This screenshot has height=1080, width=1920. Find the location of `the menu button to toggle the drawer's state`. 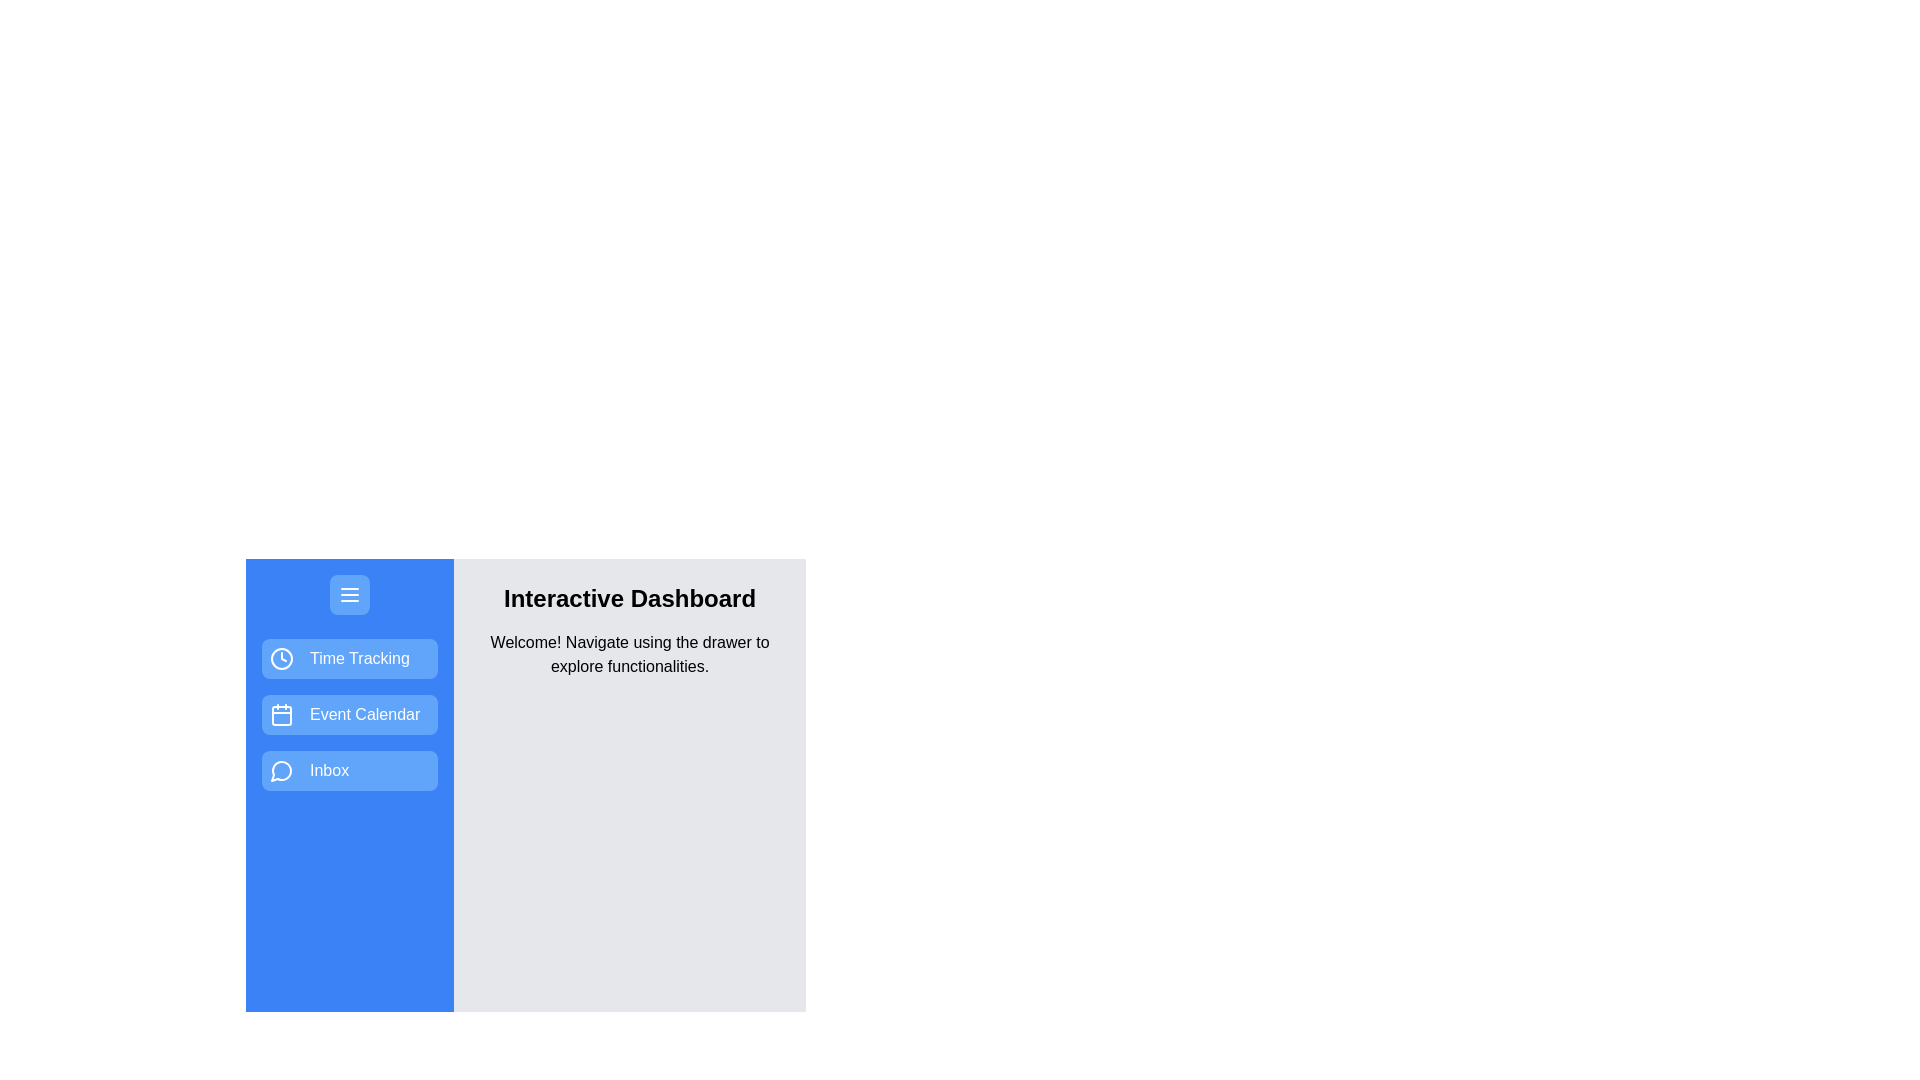

the menu button to toggle the drawer's state is located at coordinates (350, 593).